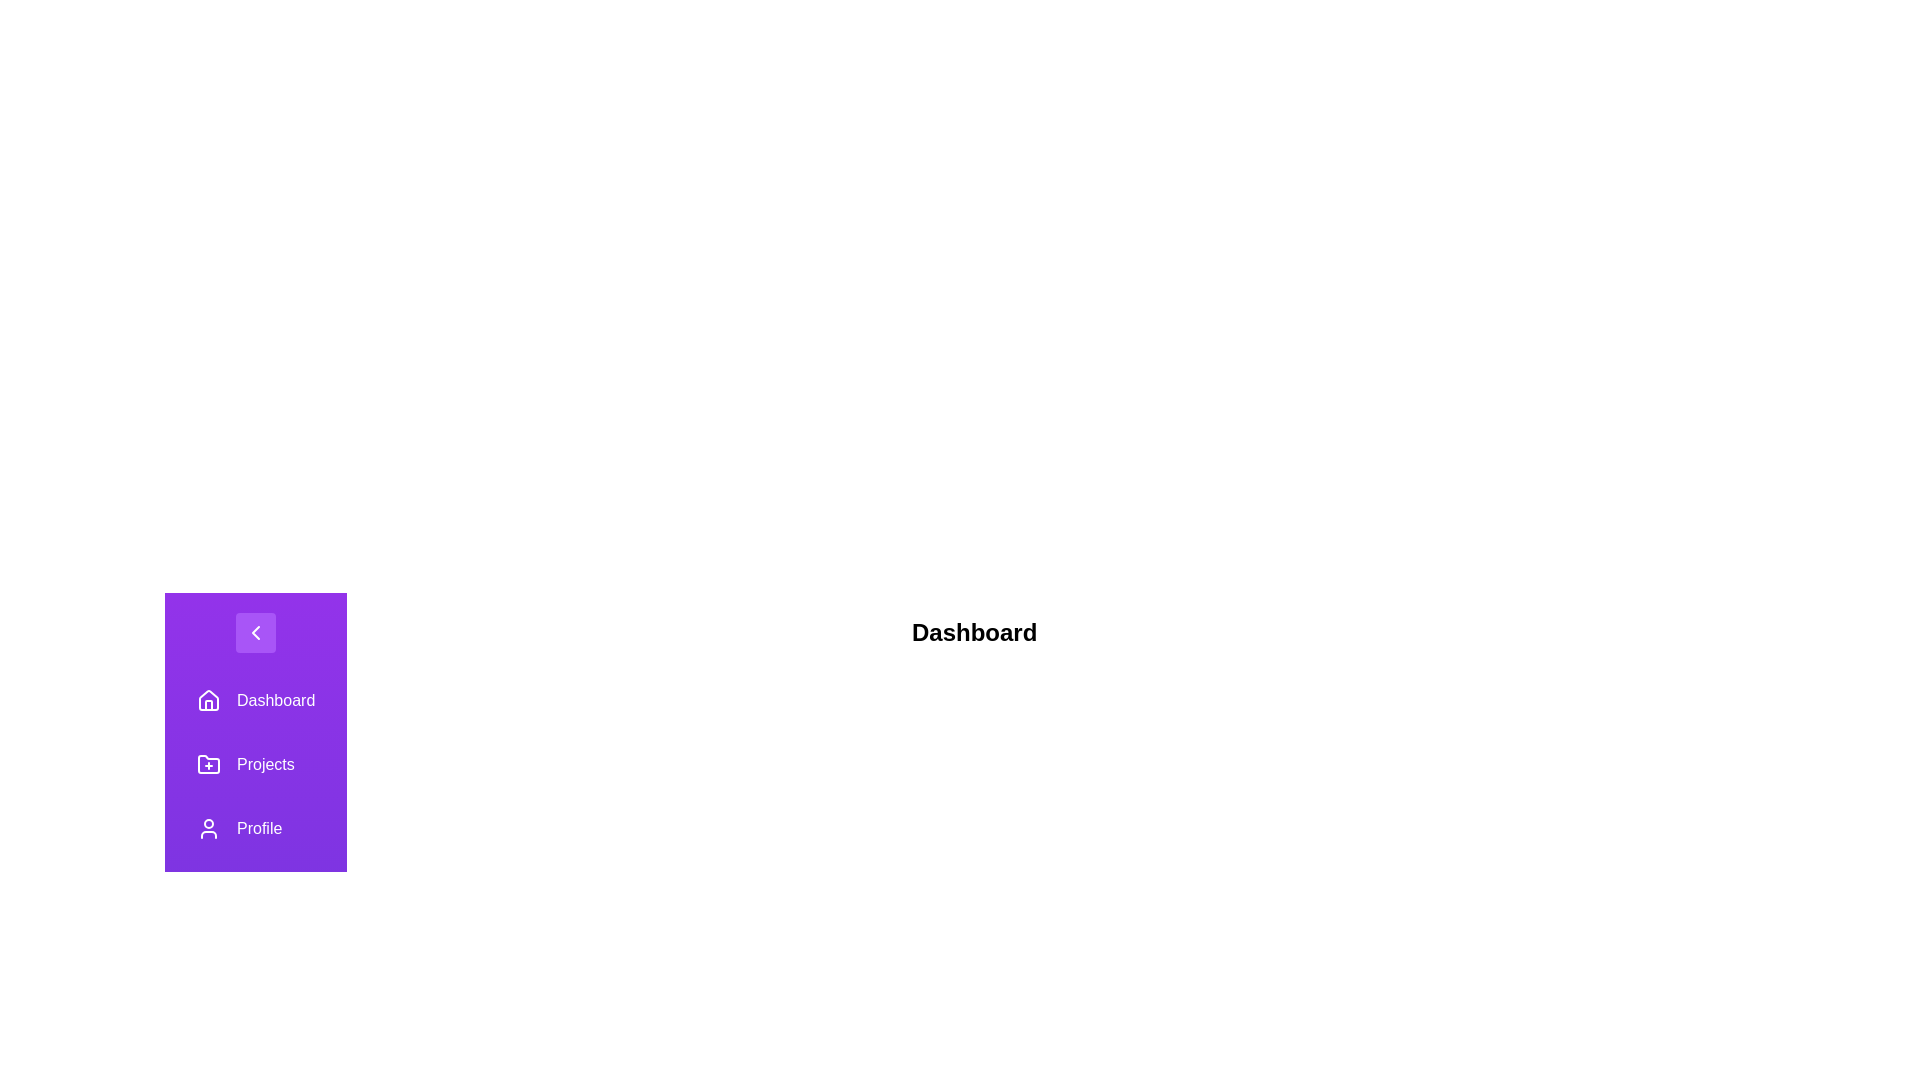 This screenshot has width=1920, height=1080. Describe the element at coordinates (255, 632) in the screenshot. I see `the minimalist left-pointing arrow icon located at the top of the vertical navigation menu on a purple background` at that location.